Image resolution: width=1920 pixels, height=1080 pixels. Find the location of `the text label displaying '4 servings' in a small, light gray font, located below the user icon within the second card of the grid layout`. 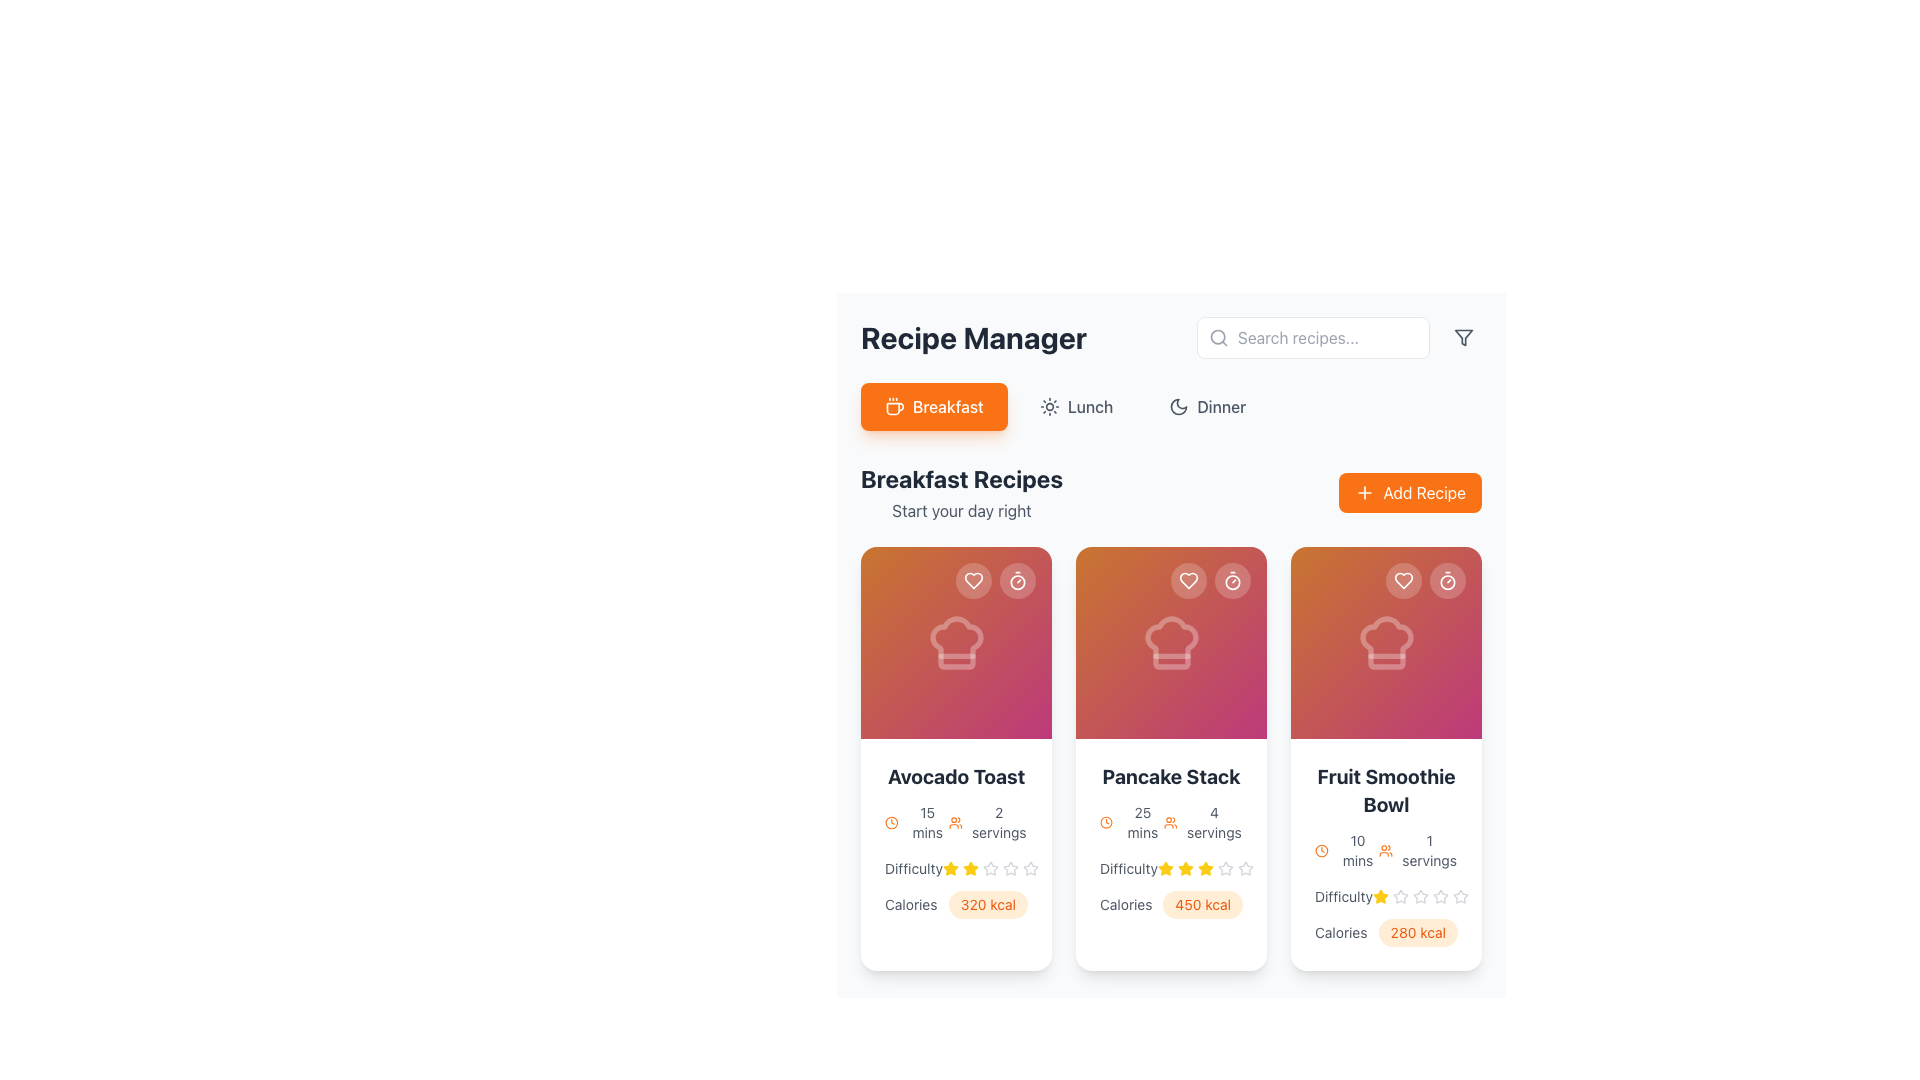

the text label displaying '4 servings' in a small, light gray font, located below the user icon within the second card of the grid layout is located at coordinates (1213, 822).